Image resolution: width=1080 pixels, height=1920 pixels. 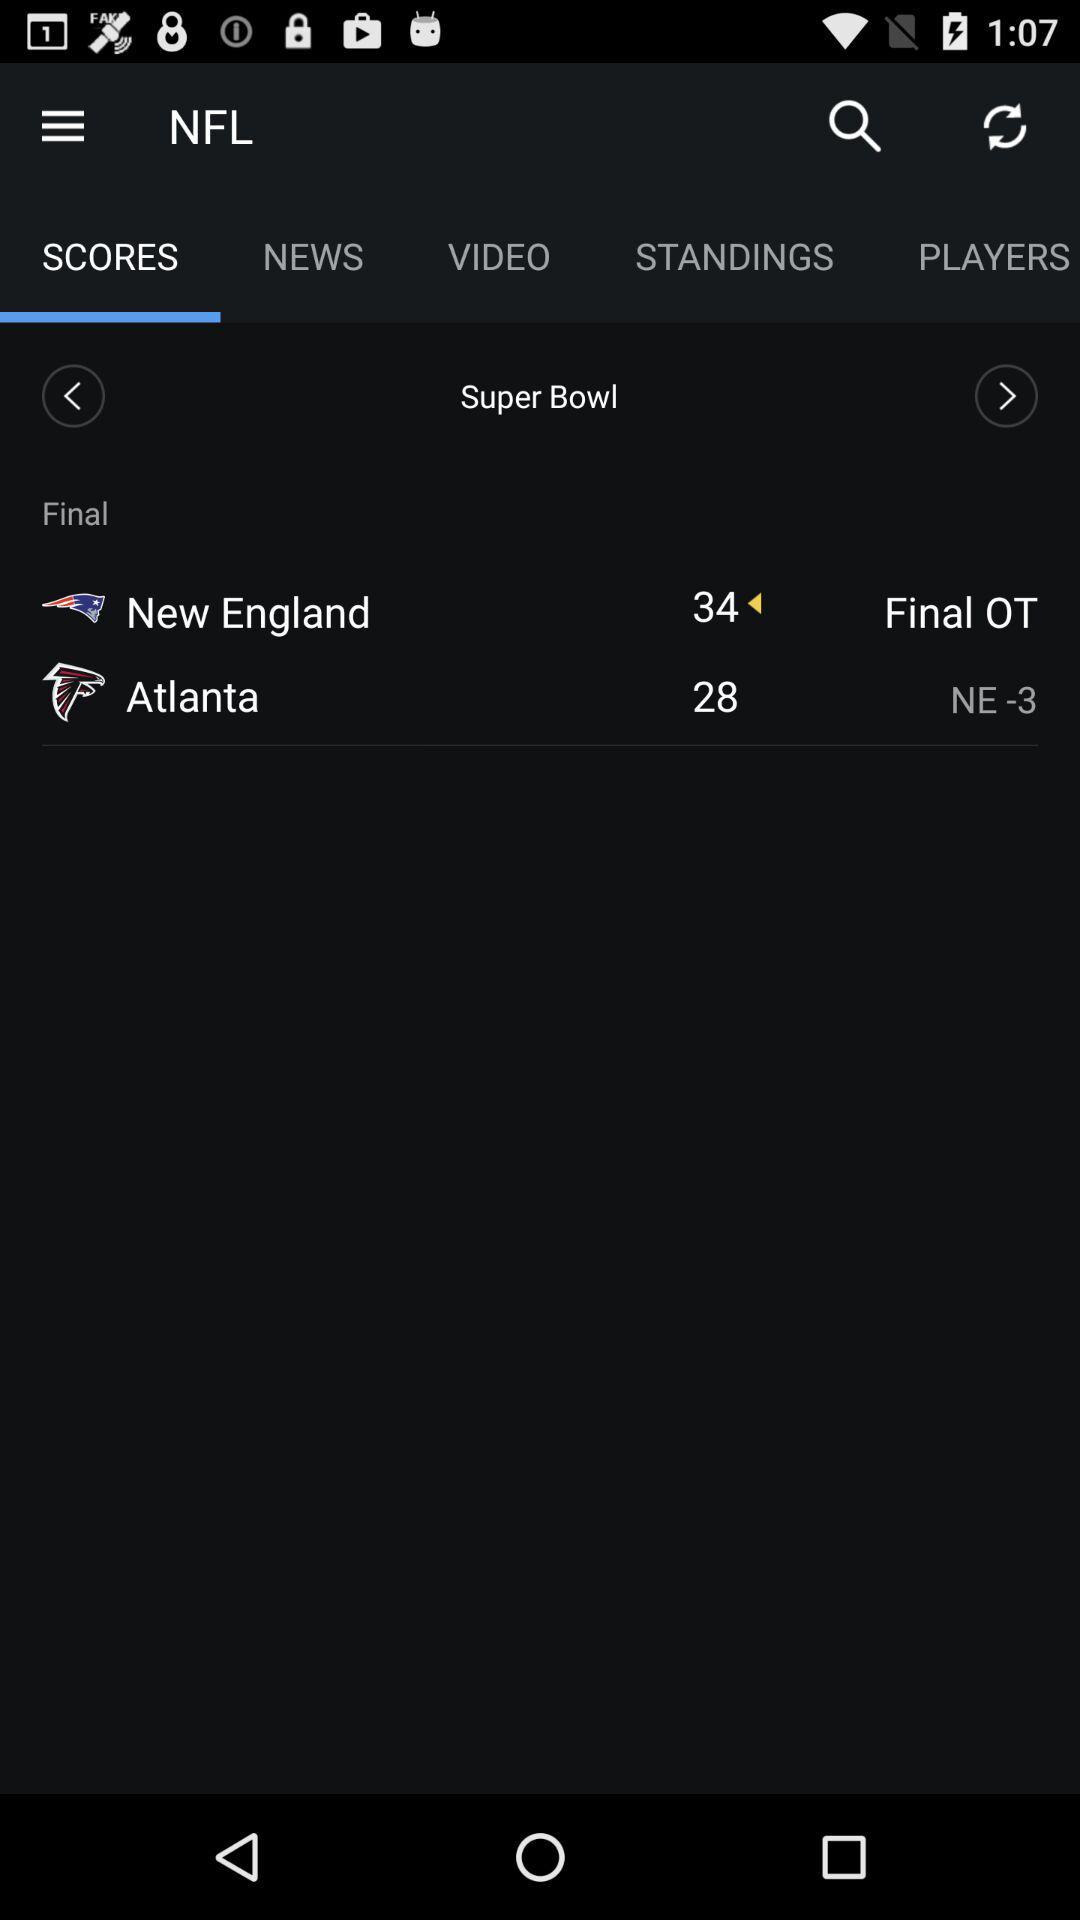 I want to click on search application, so click(x=855, y=124).